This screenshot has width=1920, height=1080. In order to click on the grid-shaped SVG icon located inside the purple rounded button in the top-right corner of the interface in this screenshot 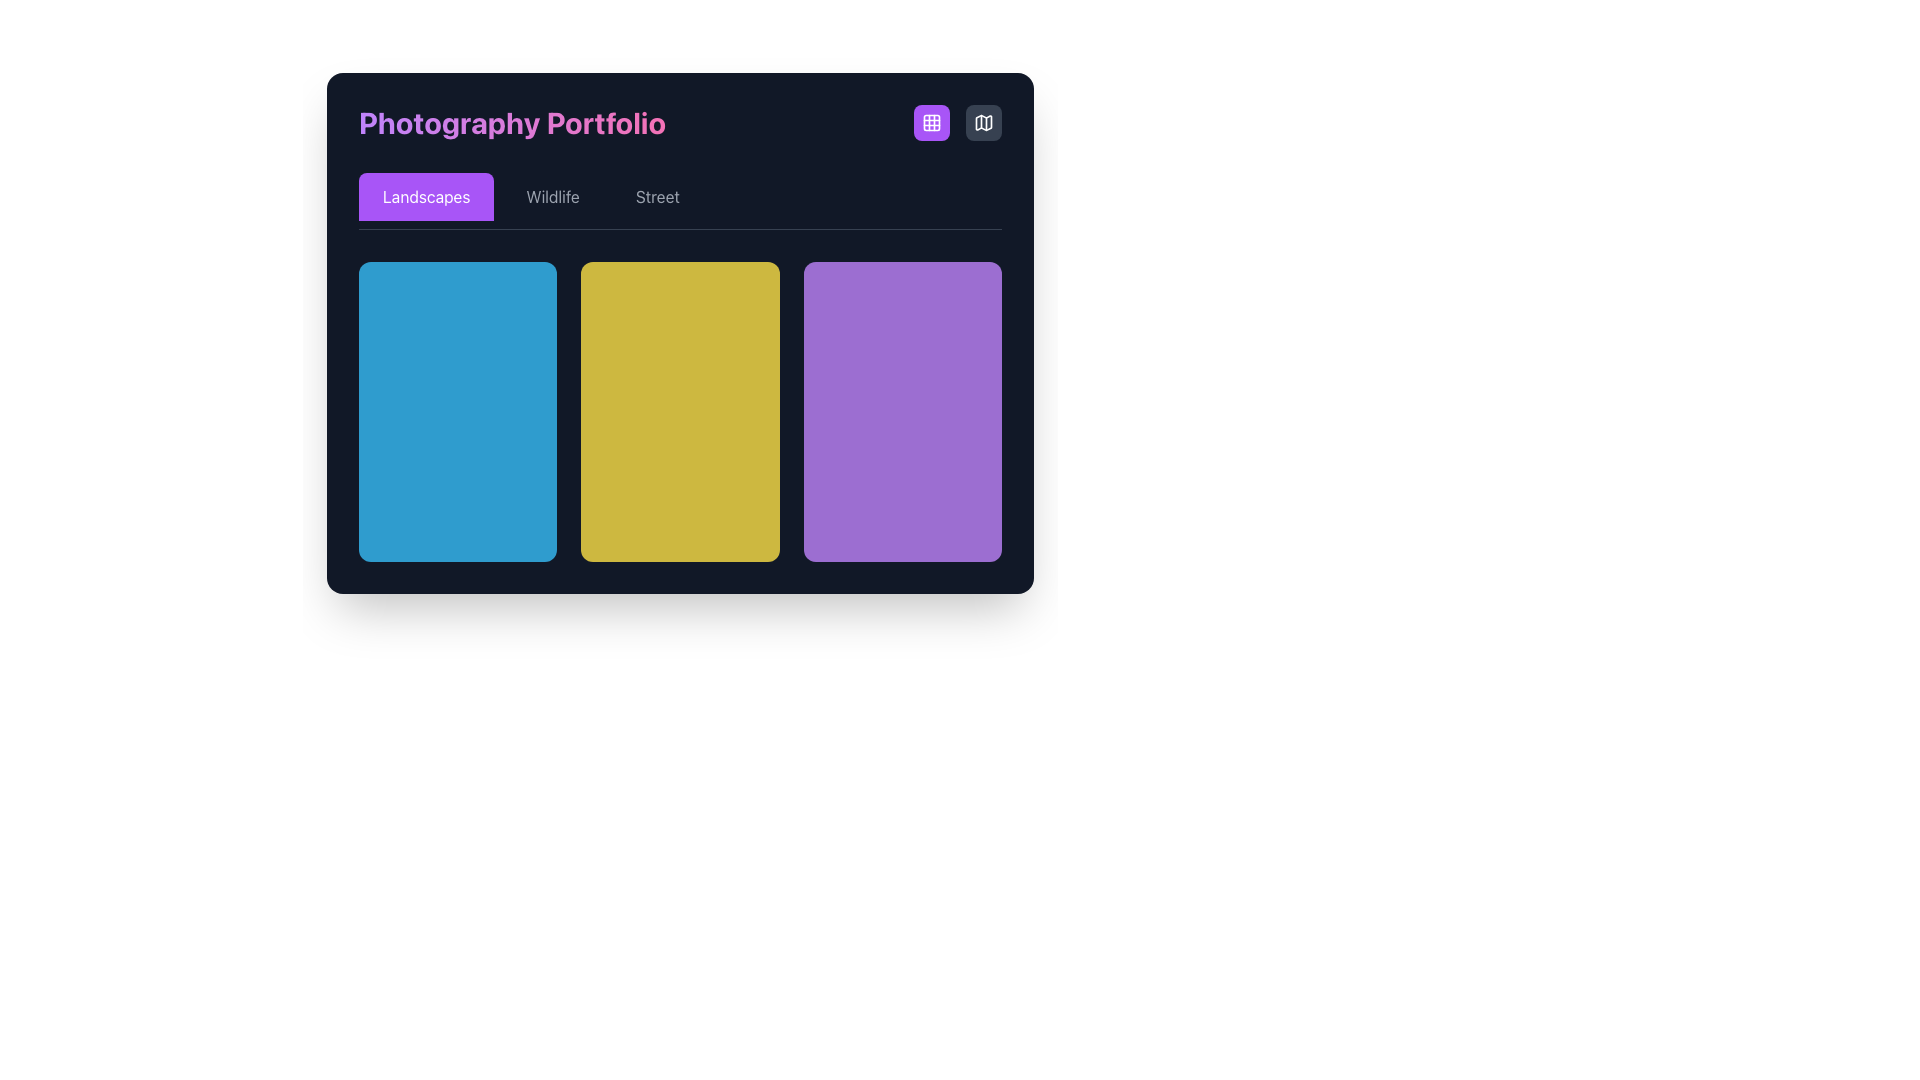, I will do `click(930, 123)`.